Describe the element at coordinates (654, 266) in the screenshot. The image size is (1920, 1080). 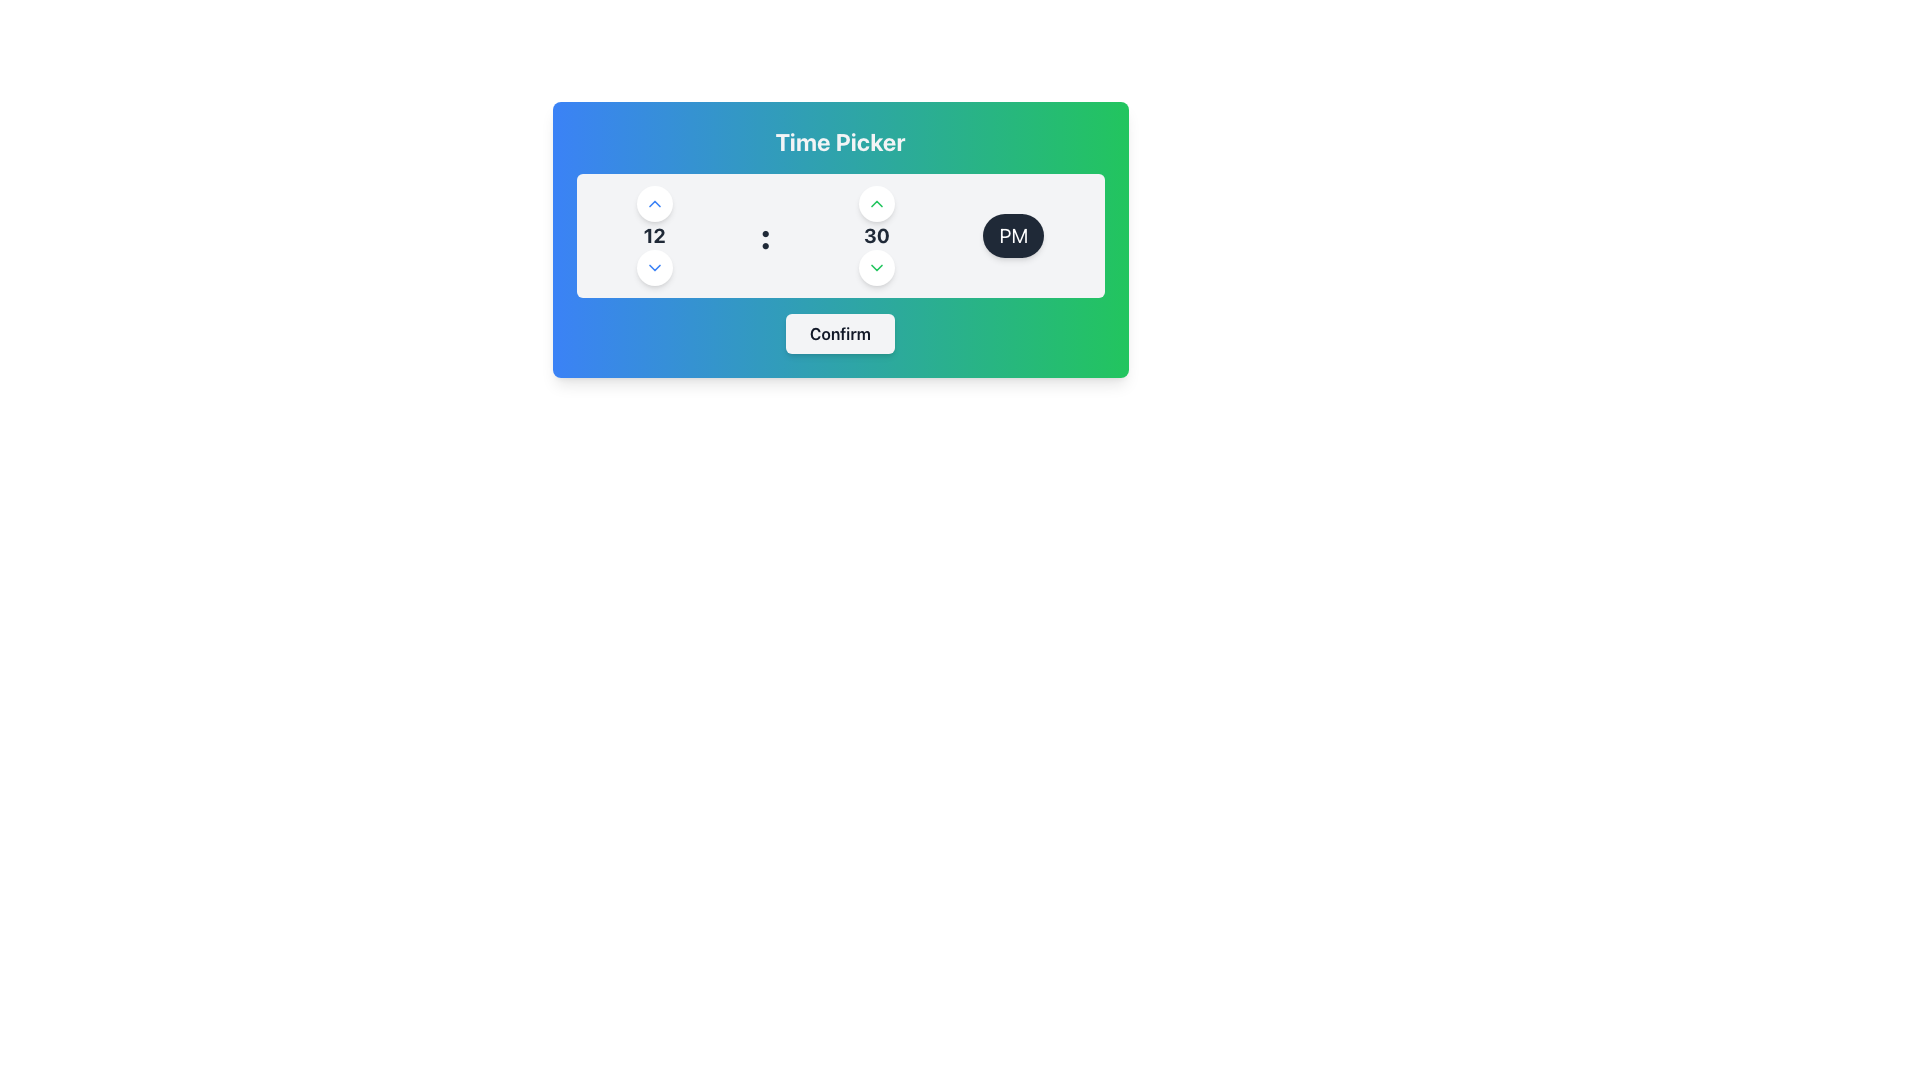
I see `the lower button in the time picker interface, located near the number '12', to trigger hover effects` at that location.